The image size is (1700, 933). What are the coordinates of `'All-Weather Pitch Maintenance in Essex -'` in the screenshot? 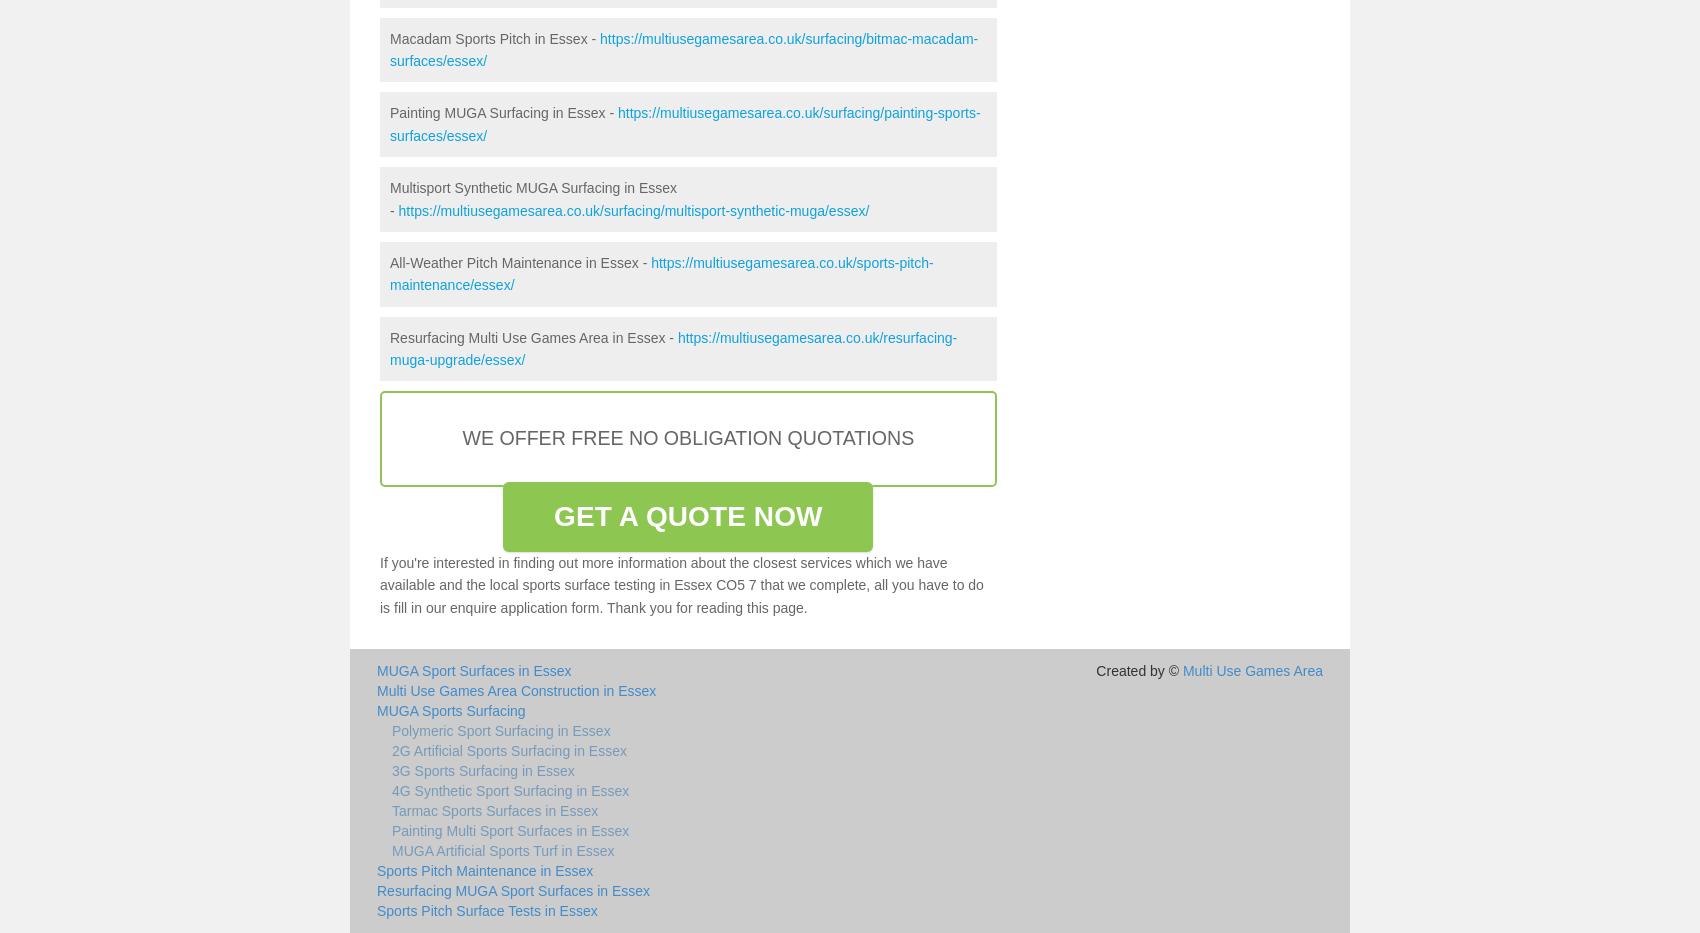 It's located at (520, 261).